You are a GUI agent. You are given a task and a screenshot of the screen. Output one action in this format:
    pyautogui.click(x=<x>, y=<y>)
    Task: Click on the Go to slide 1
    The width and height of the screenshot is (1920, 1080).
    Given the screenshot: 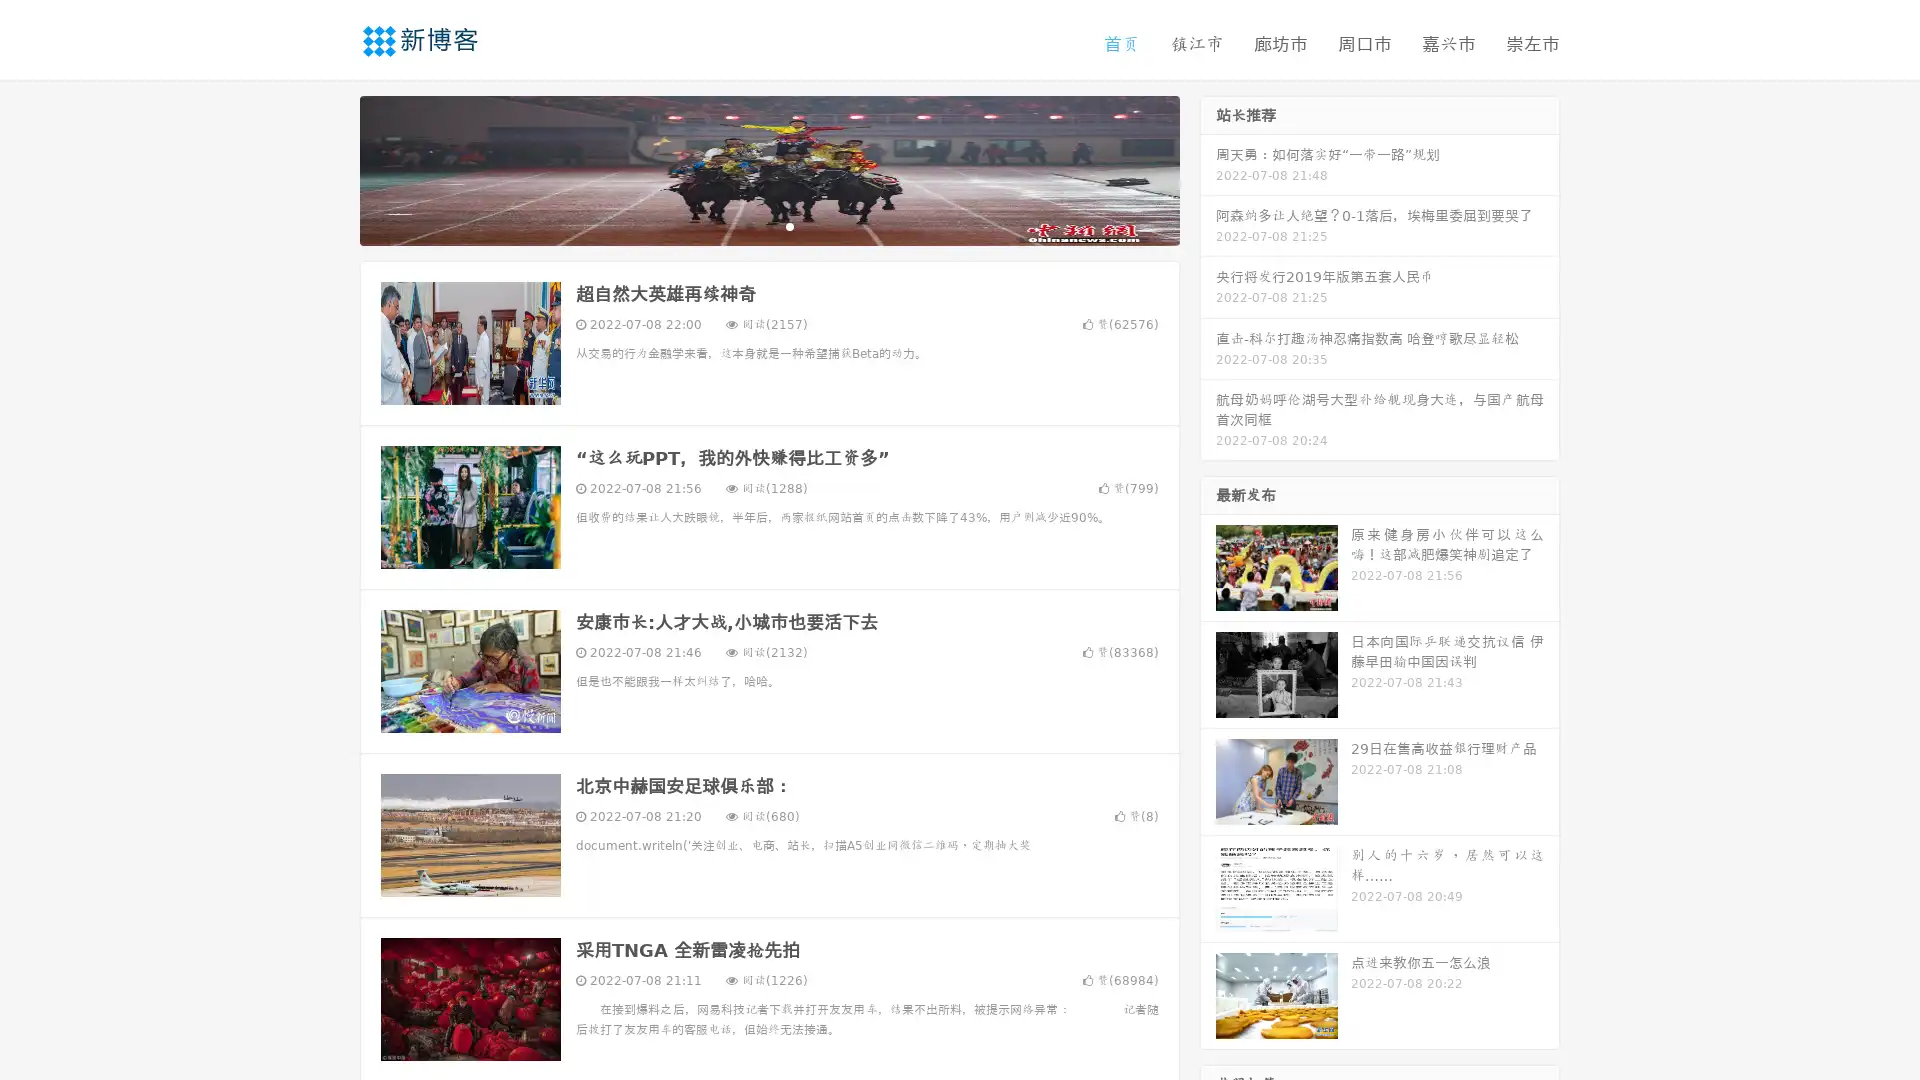 What is the action you would take?
    pyautogui.click(x=748, y=225)
    